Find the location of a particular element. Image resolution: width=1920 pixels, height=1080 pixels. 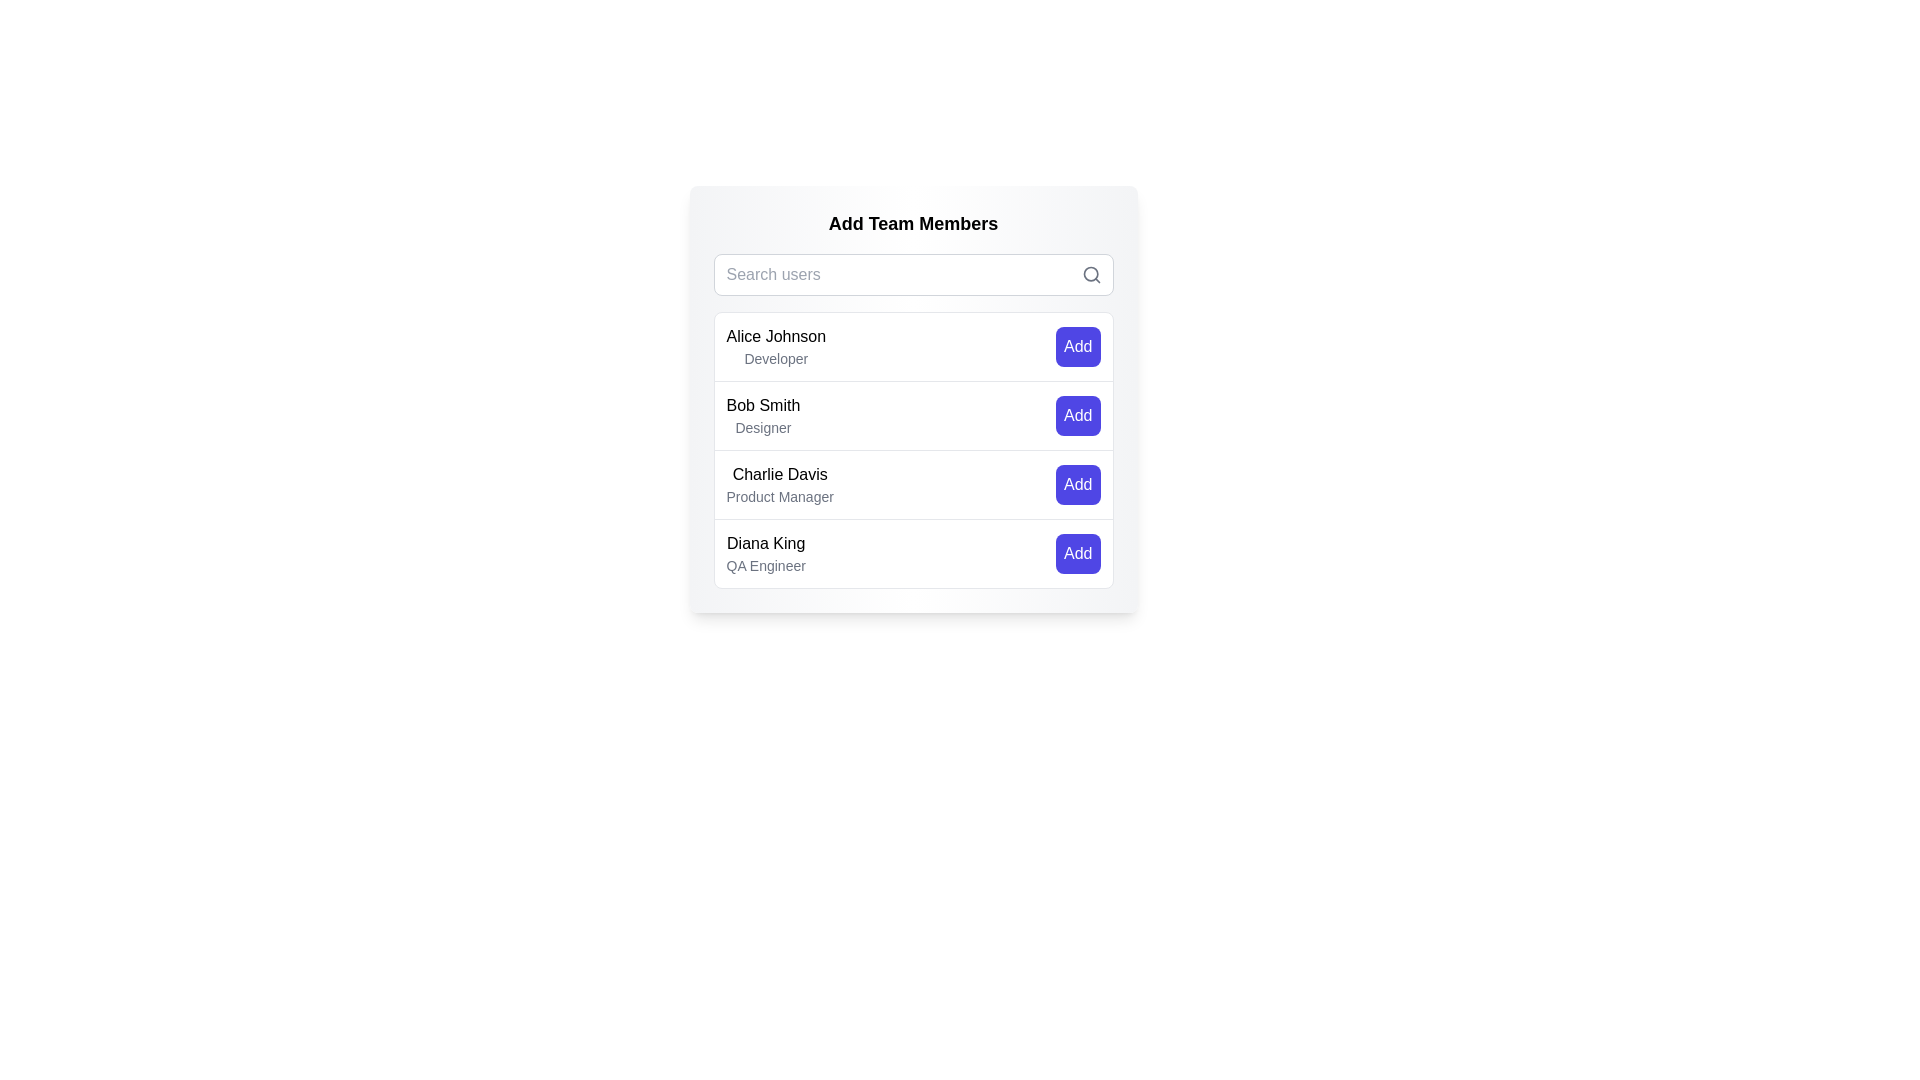

text label displaying 'Product Manager' located below 'Charlie Davis' in the centralized modal dialog box titled 'Add Team Members' is located at coordinates (779, 496).